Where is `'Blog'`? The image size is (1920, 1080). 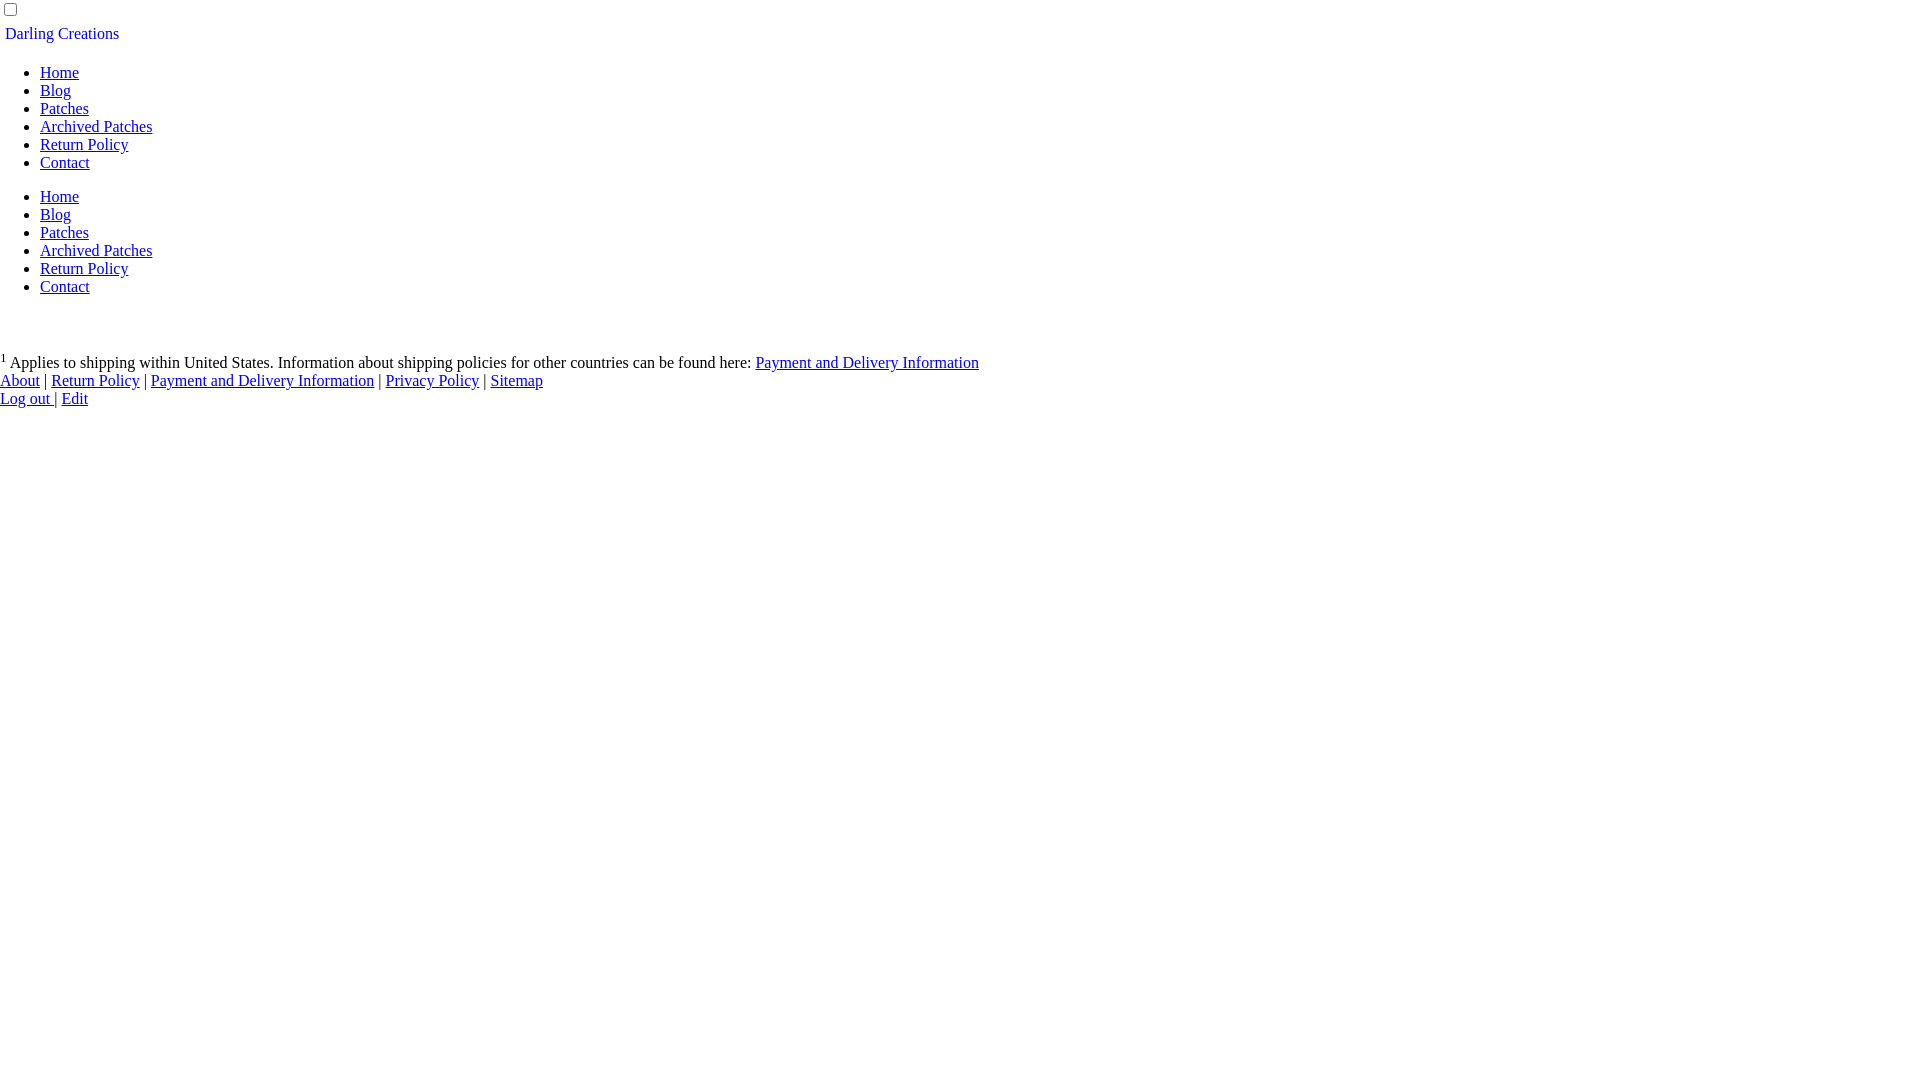 'Blog' is located at coordinates (55, 214).